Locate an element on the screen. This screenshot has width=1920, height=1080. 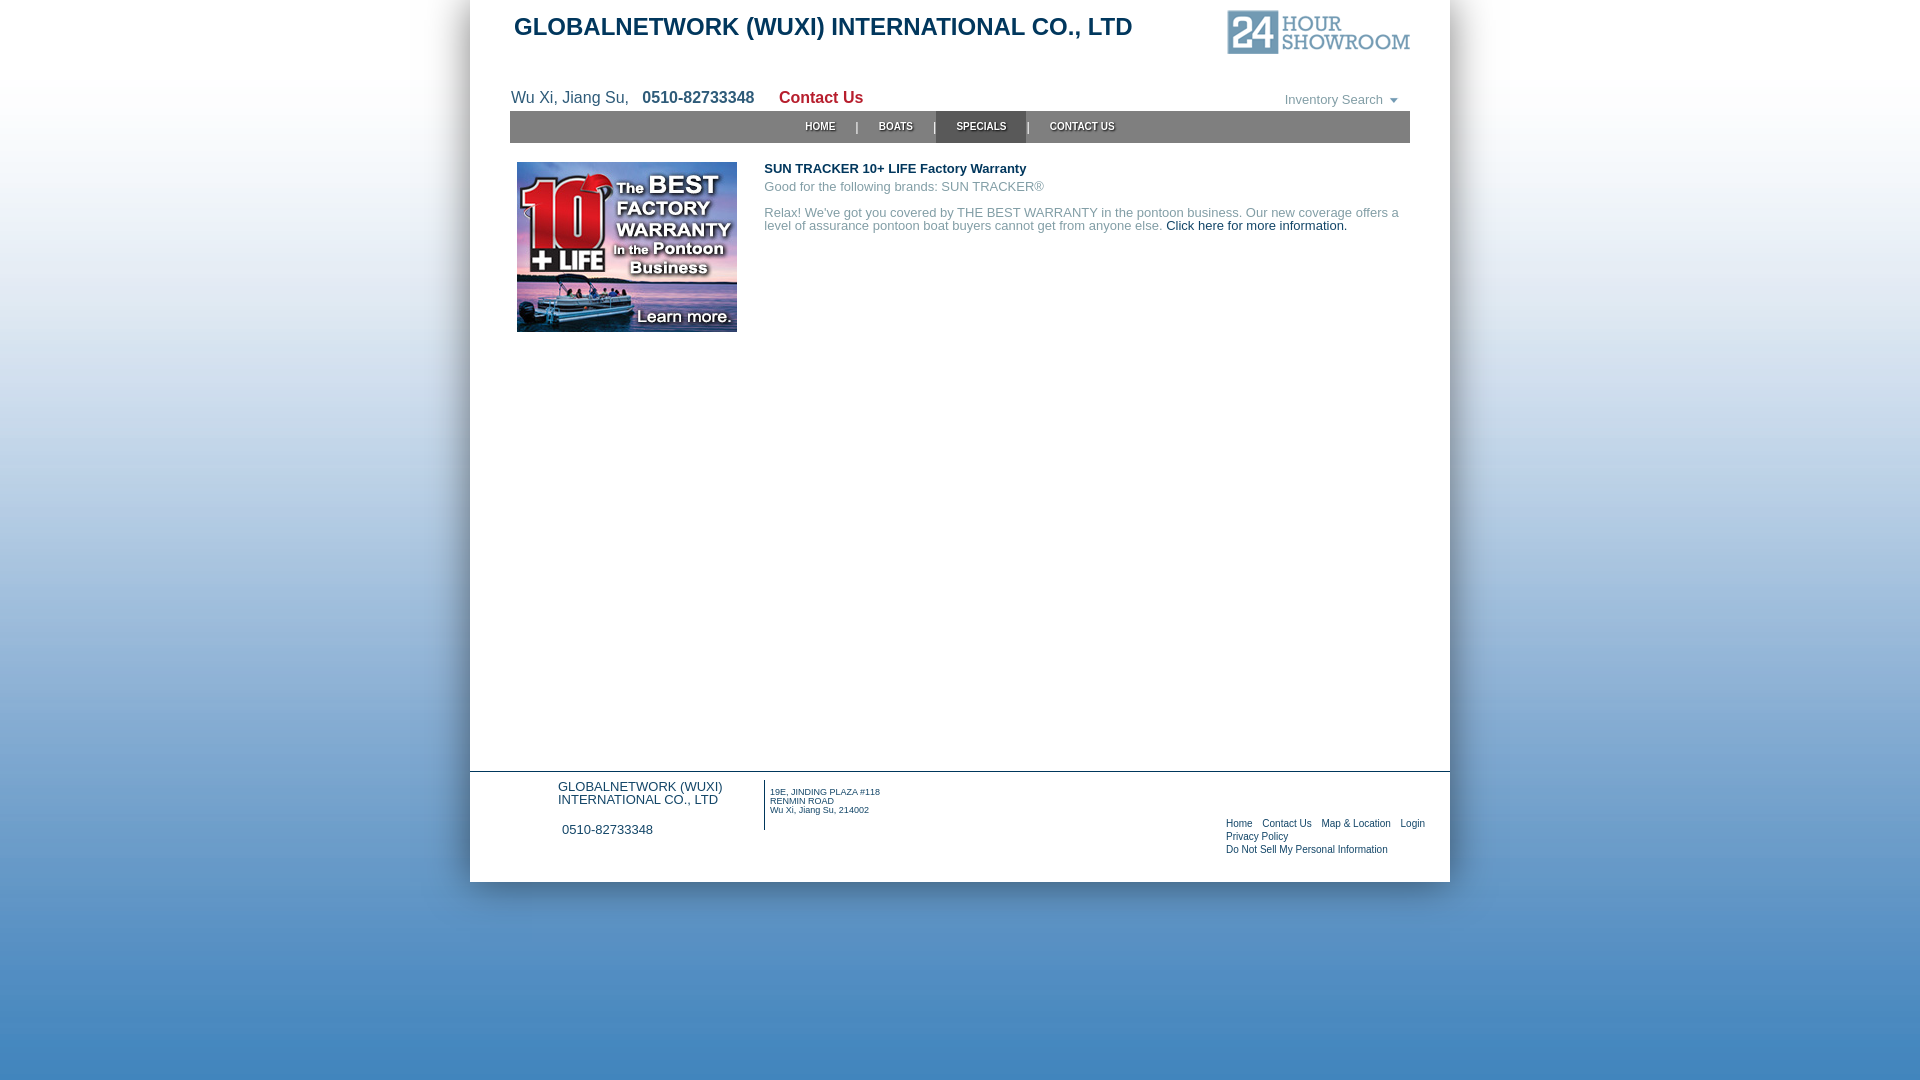
'Privacy Policy' is located at coordinates (1256, 836).